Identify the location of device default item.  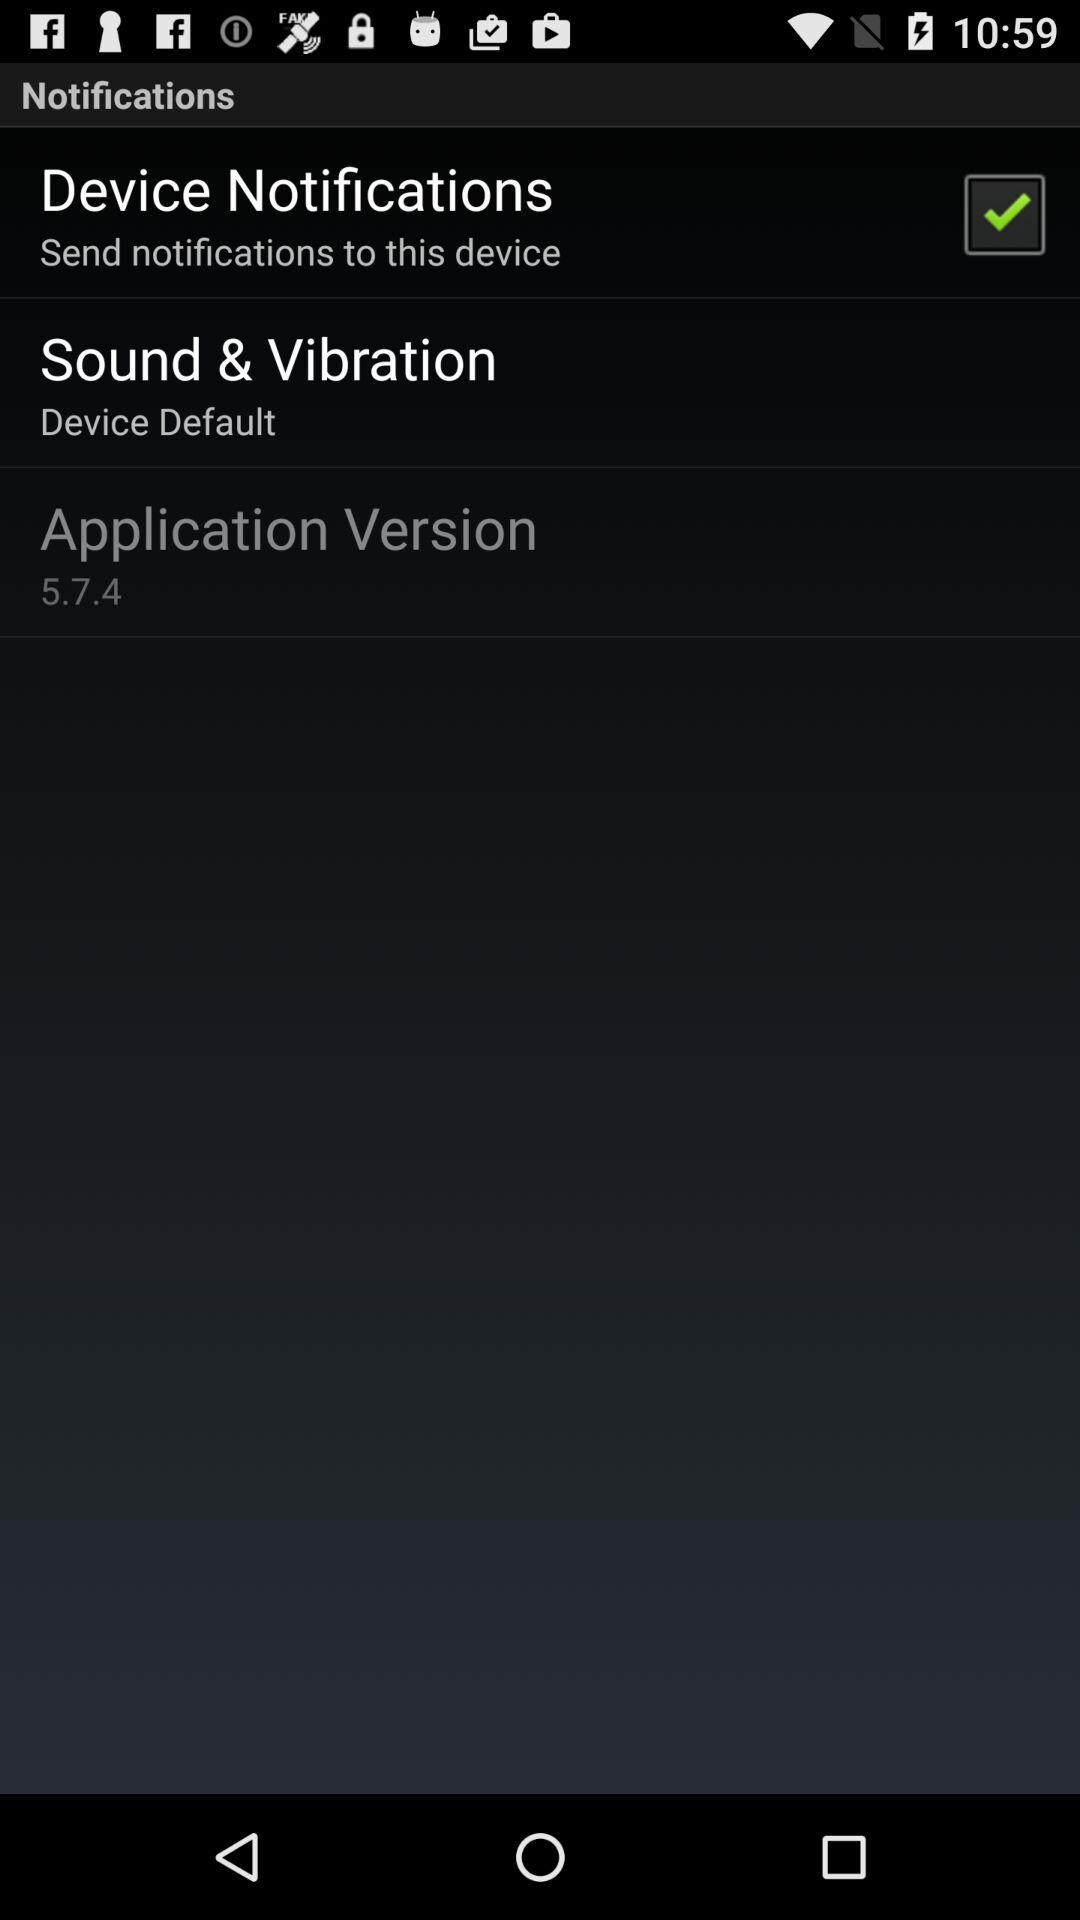
(156, 419).